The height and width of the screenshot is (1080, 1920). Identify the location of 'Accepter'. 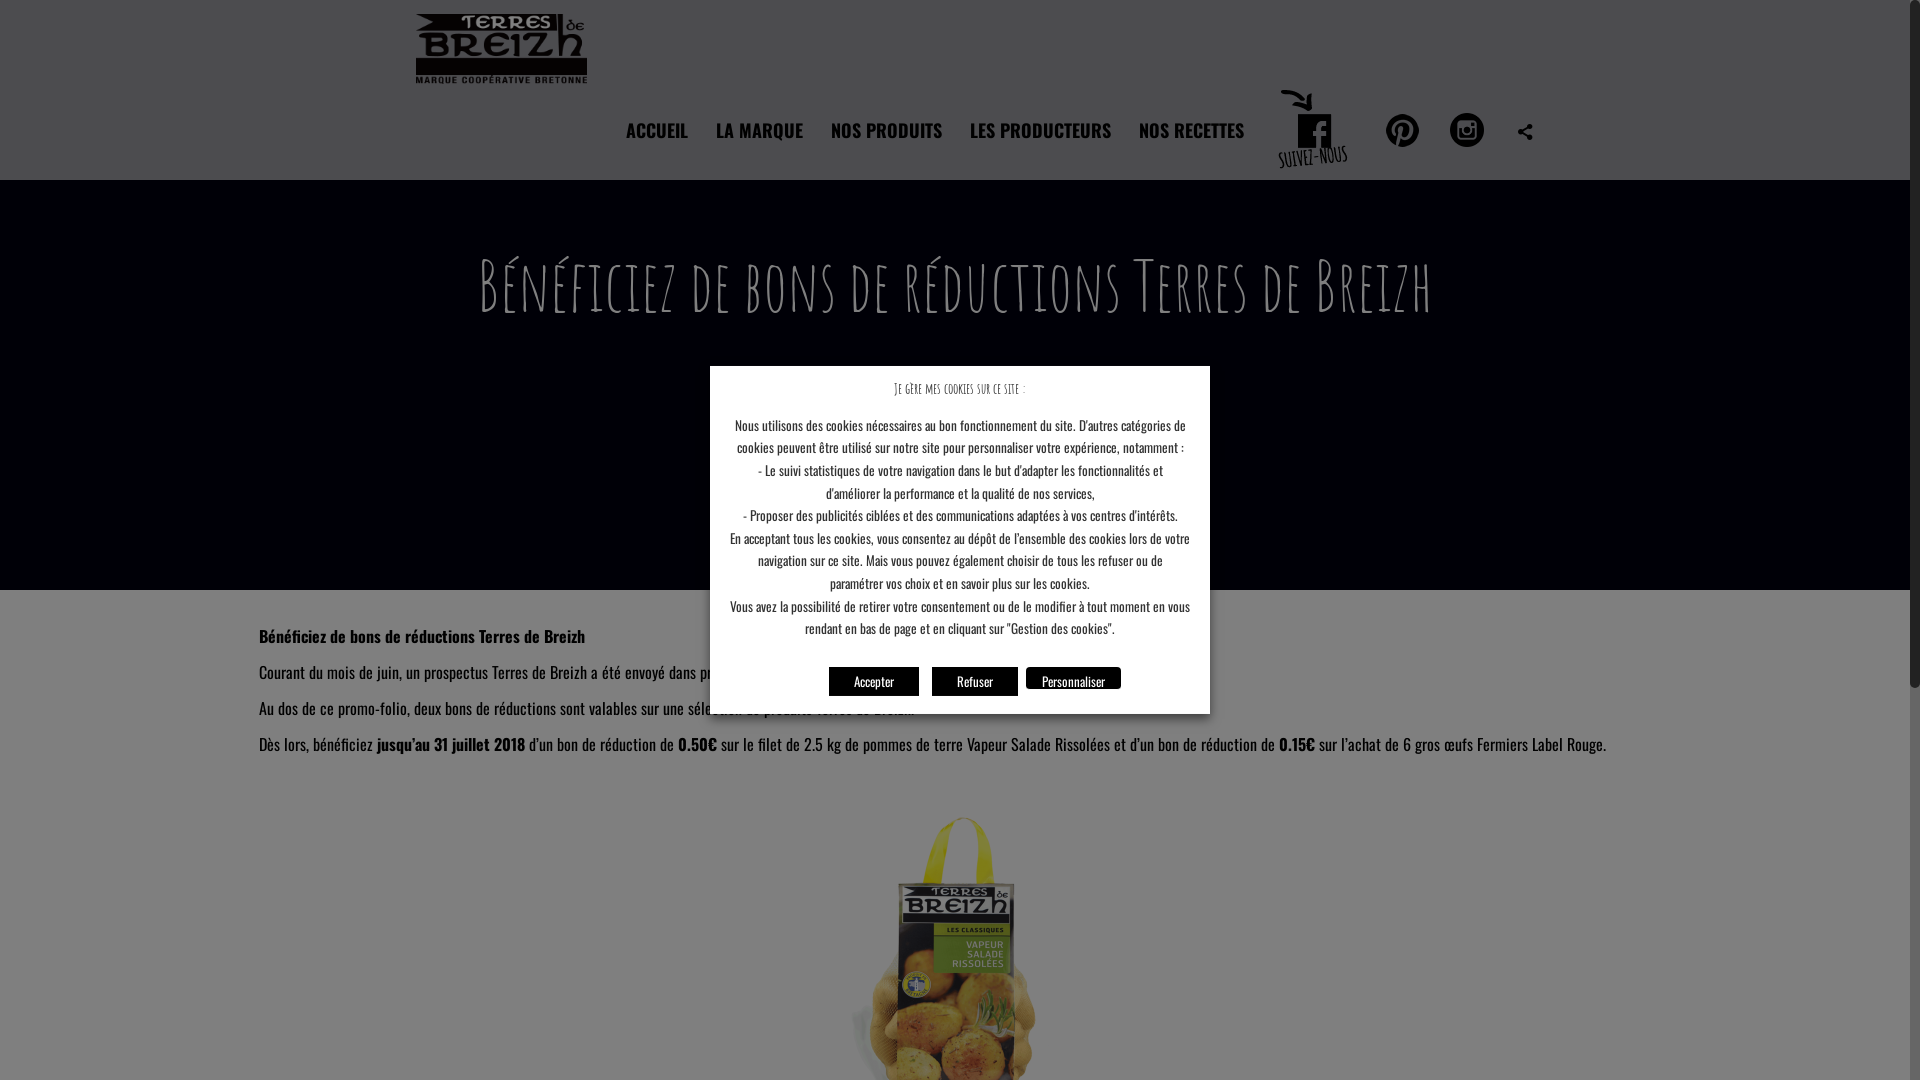
(873, 680).